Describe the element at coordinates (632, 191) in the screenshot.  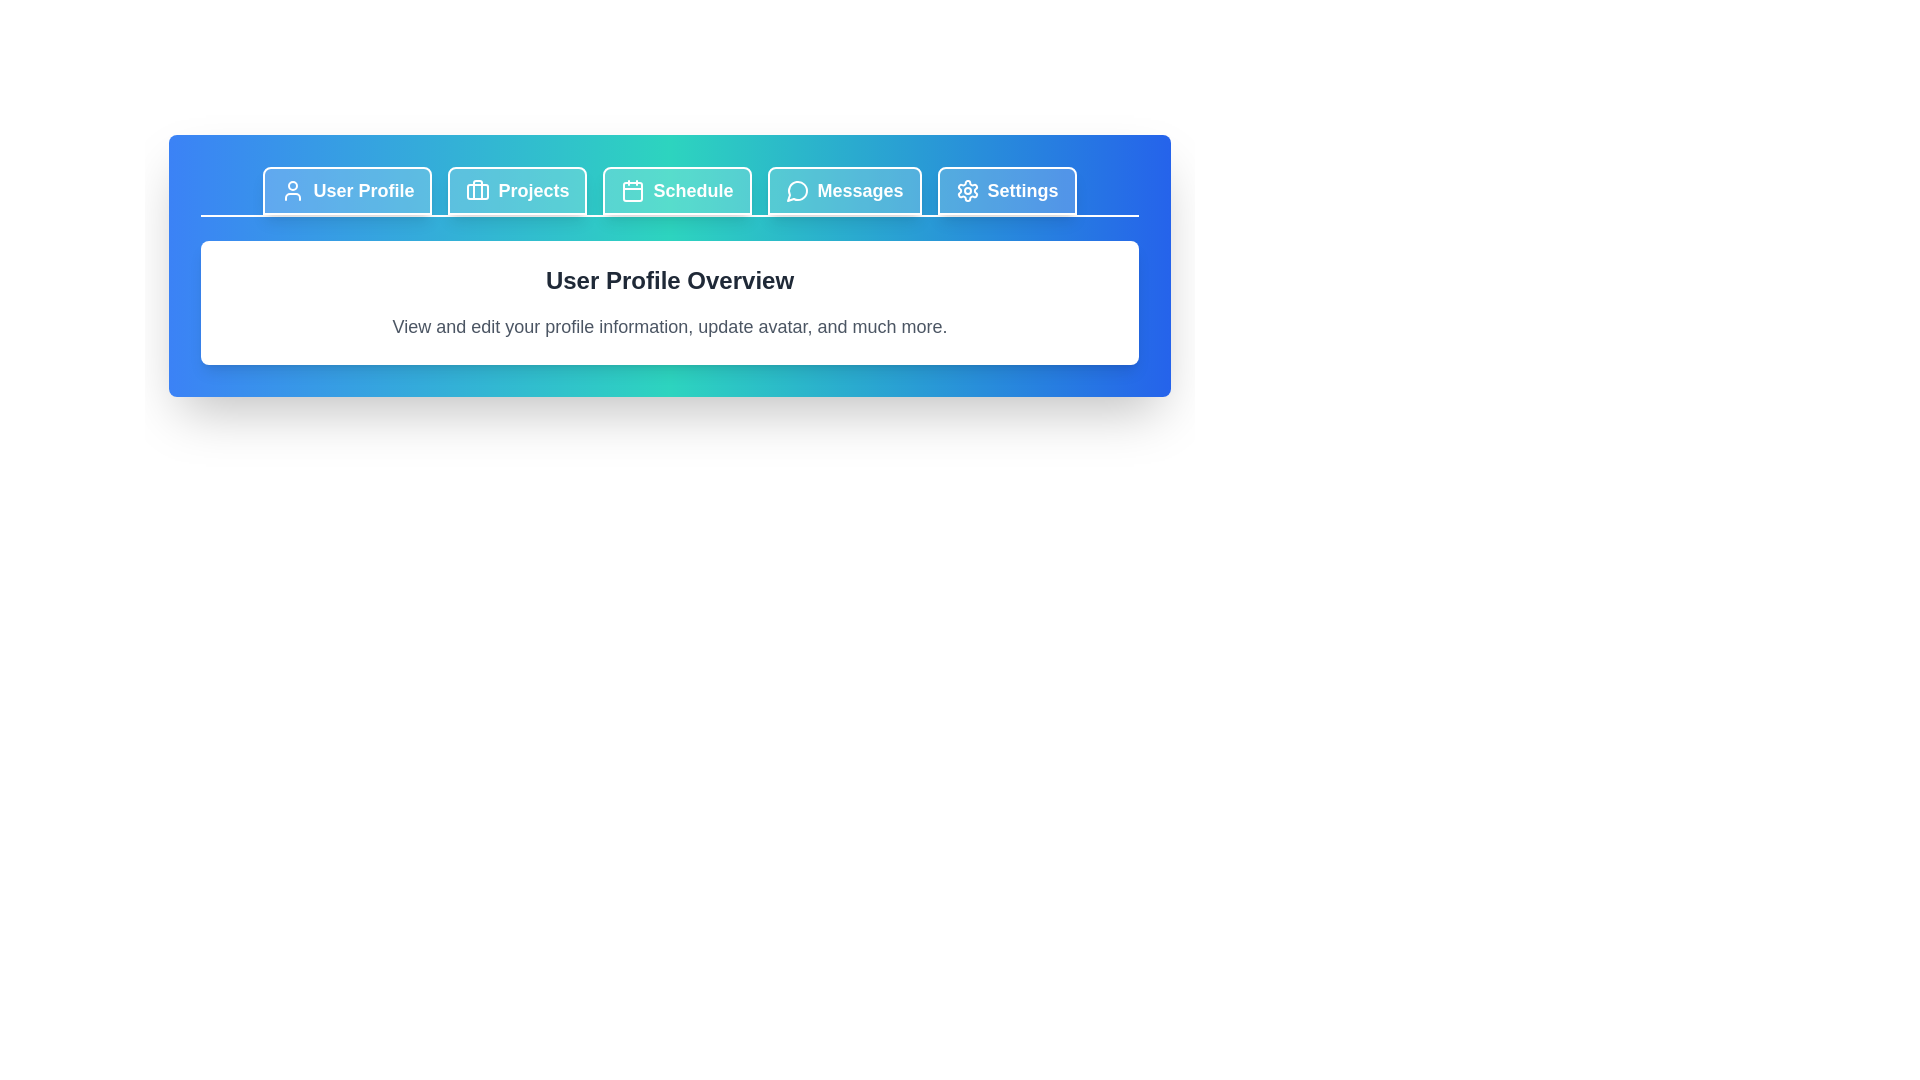
I see `the Schedule tab icon, which is a calendar icon located to the left of the text within the Schedule tab in the top navigation bar` at that location.